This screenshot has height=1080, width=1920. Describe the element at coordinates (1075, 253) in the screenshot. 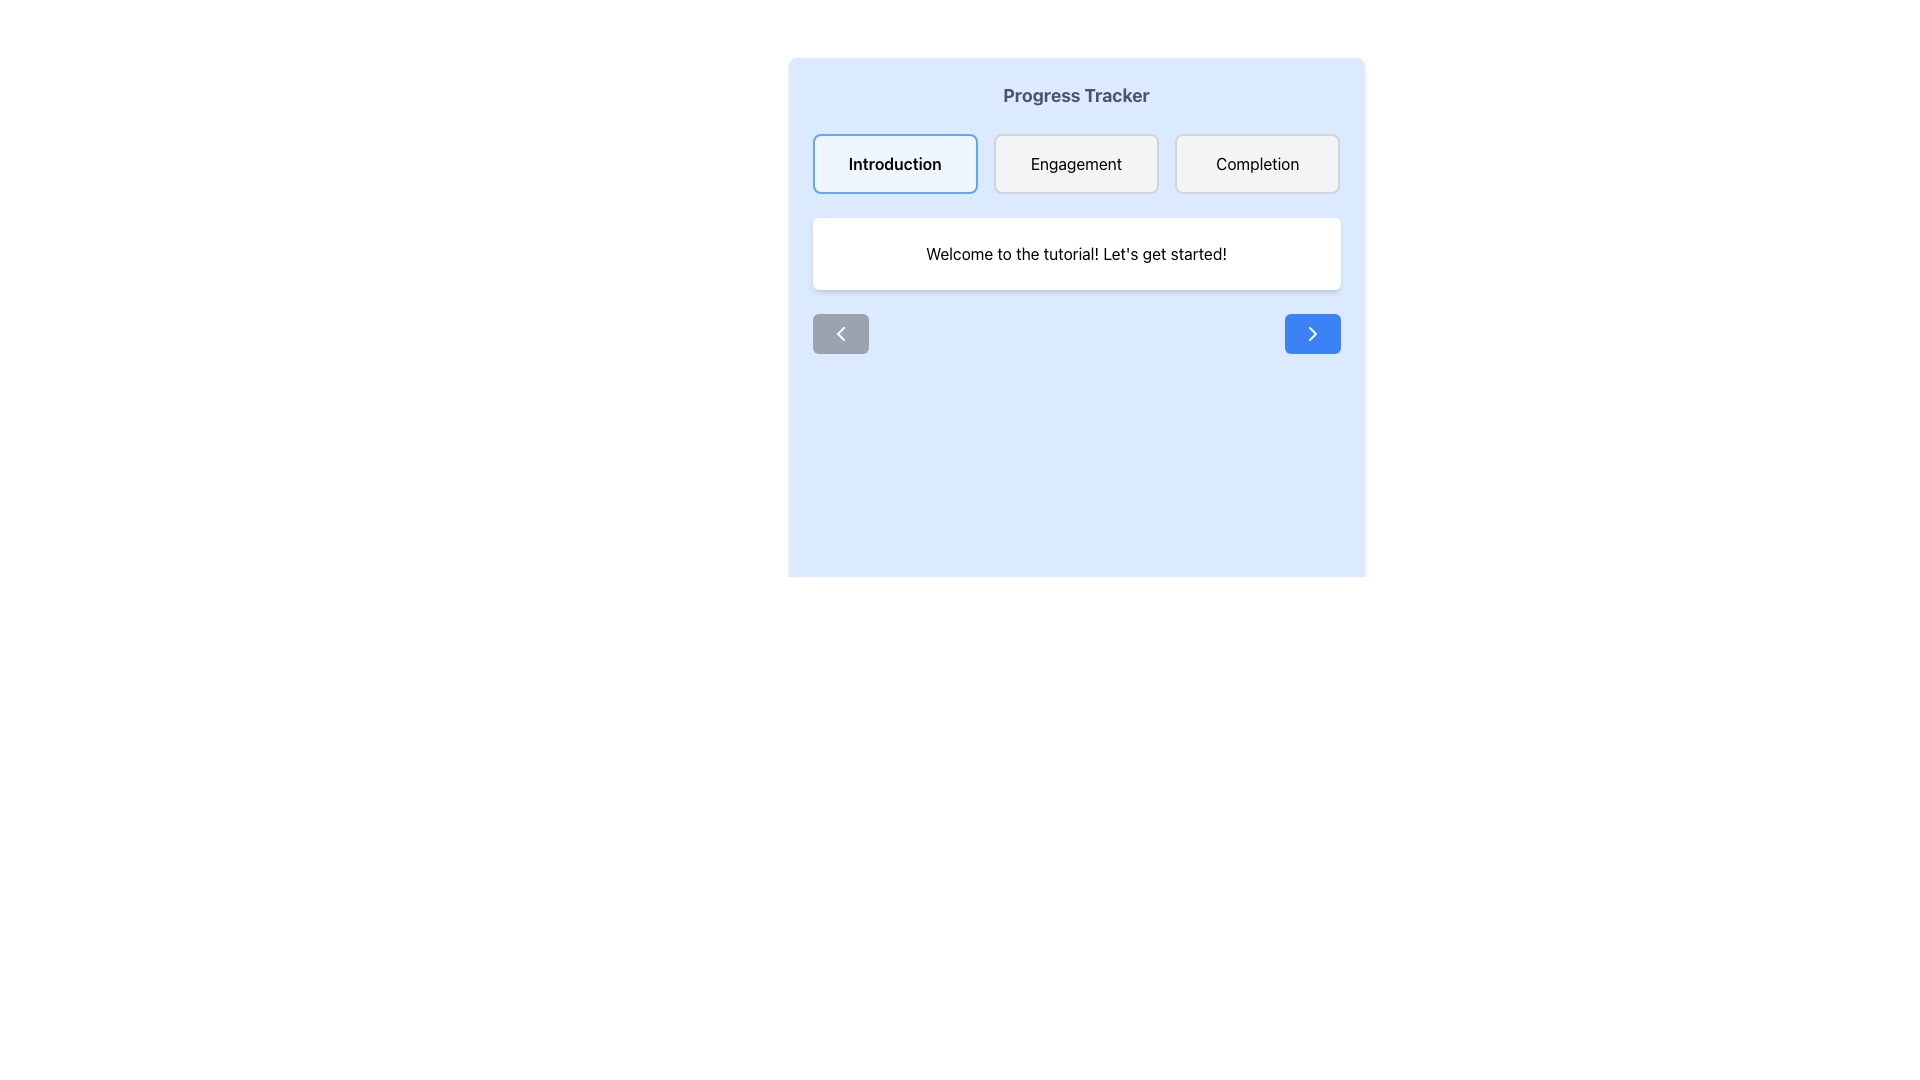

I see `the informational panel that displays the message 'Welcome to the tutorial! Let's get started!' with a white background and rounded corners, located centrally below the clickable tabs` at that location.